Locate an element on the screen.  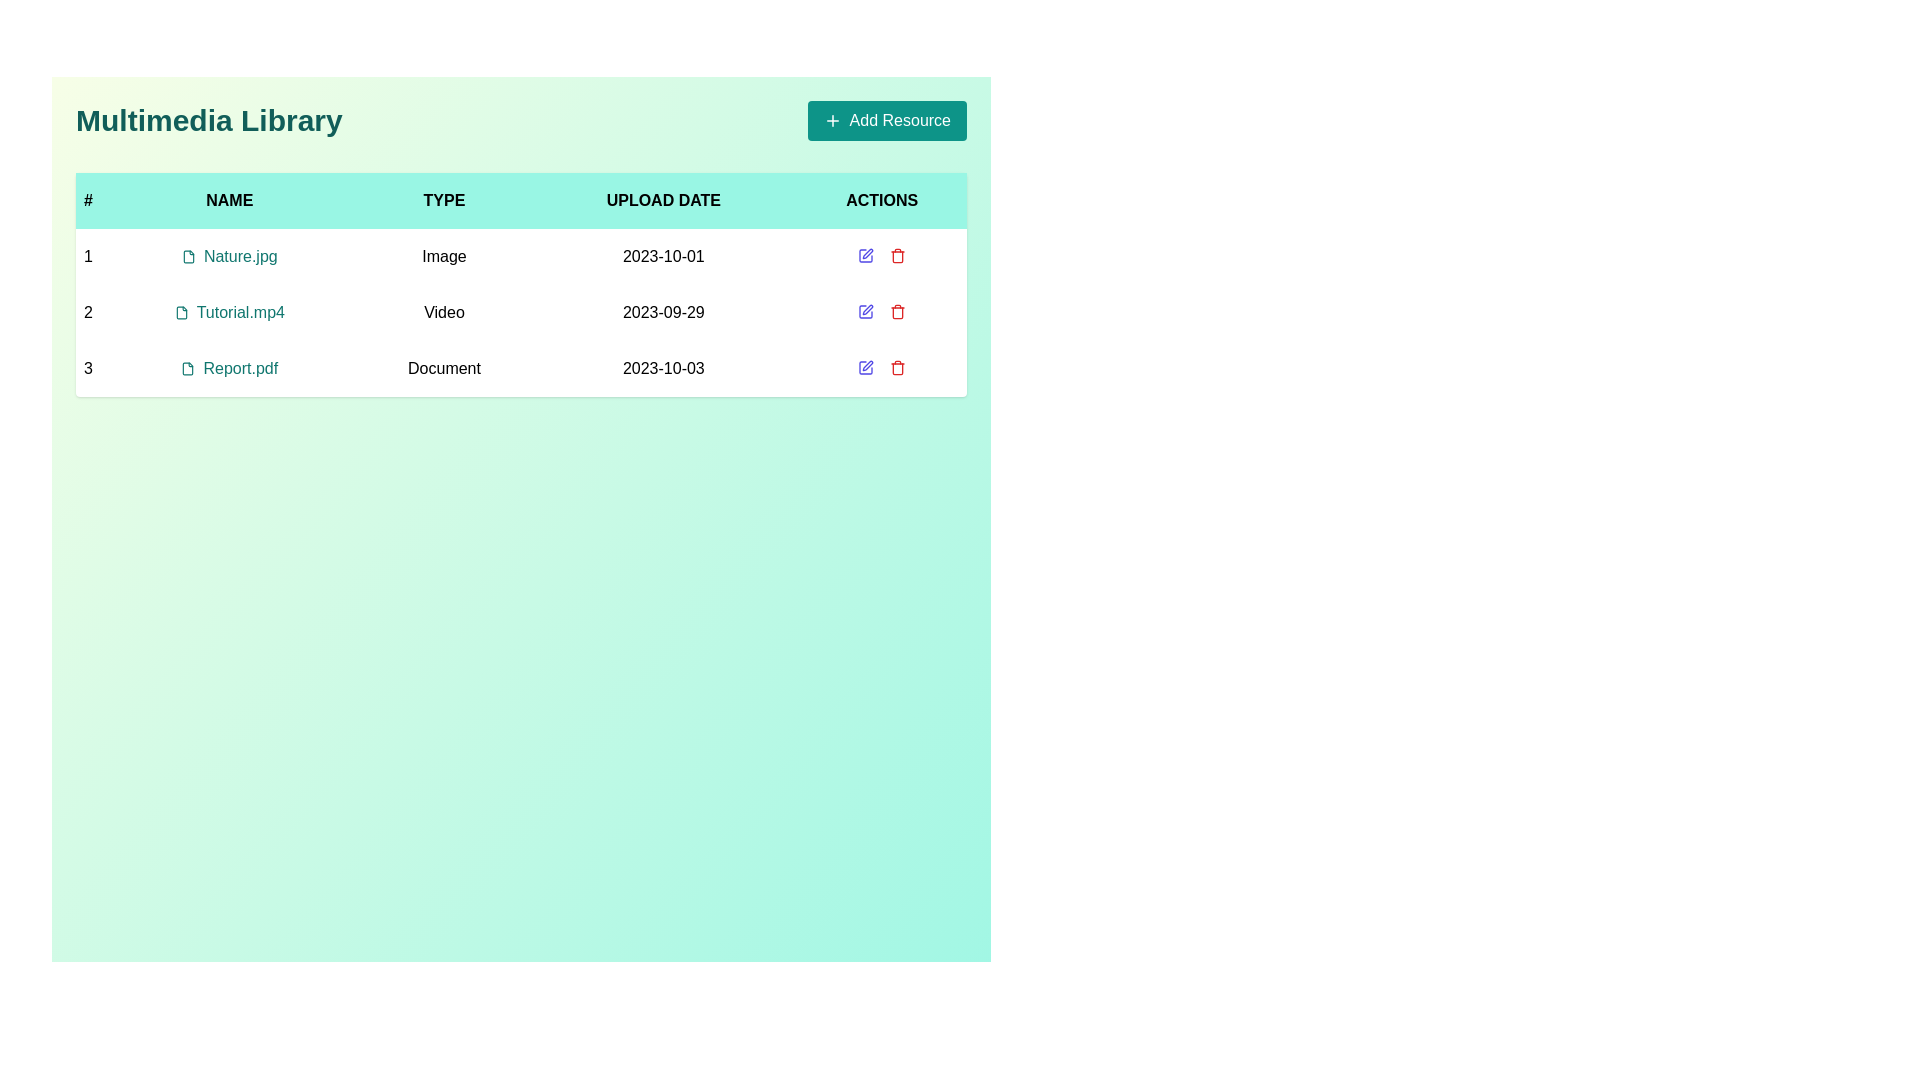
upload date displayed in the static text label located in the second row of the table under the 'UPLOAD DATE' column, aligned with the 'Tutorial.mp4' entry is located at coordinates (663, 312).